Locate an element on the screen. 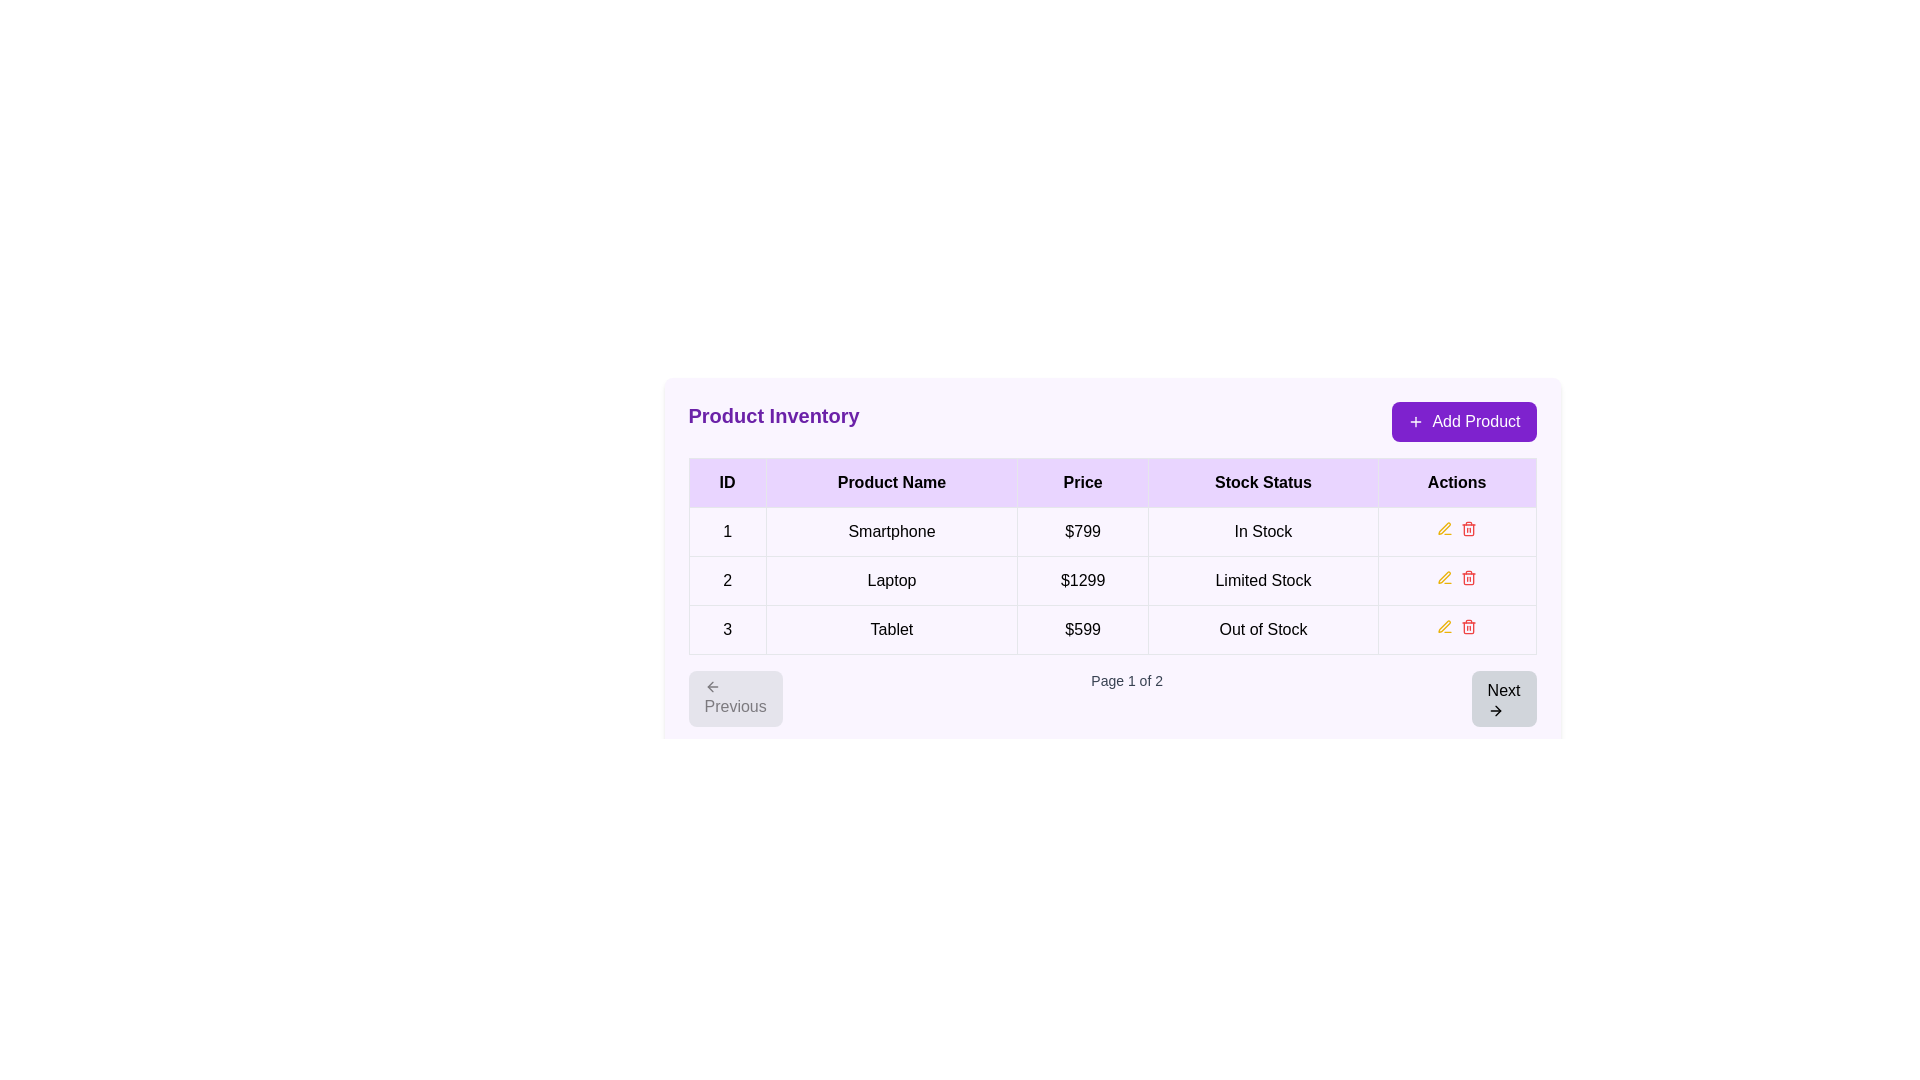  the delete button for the 'Laptop' entry in the Actions column is located at coordinates (1469, 578).